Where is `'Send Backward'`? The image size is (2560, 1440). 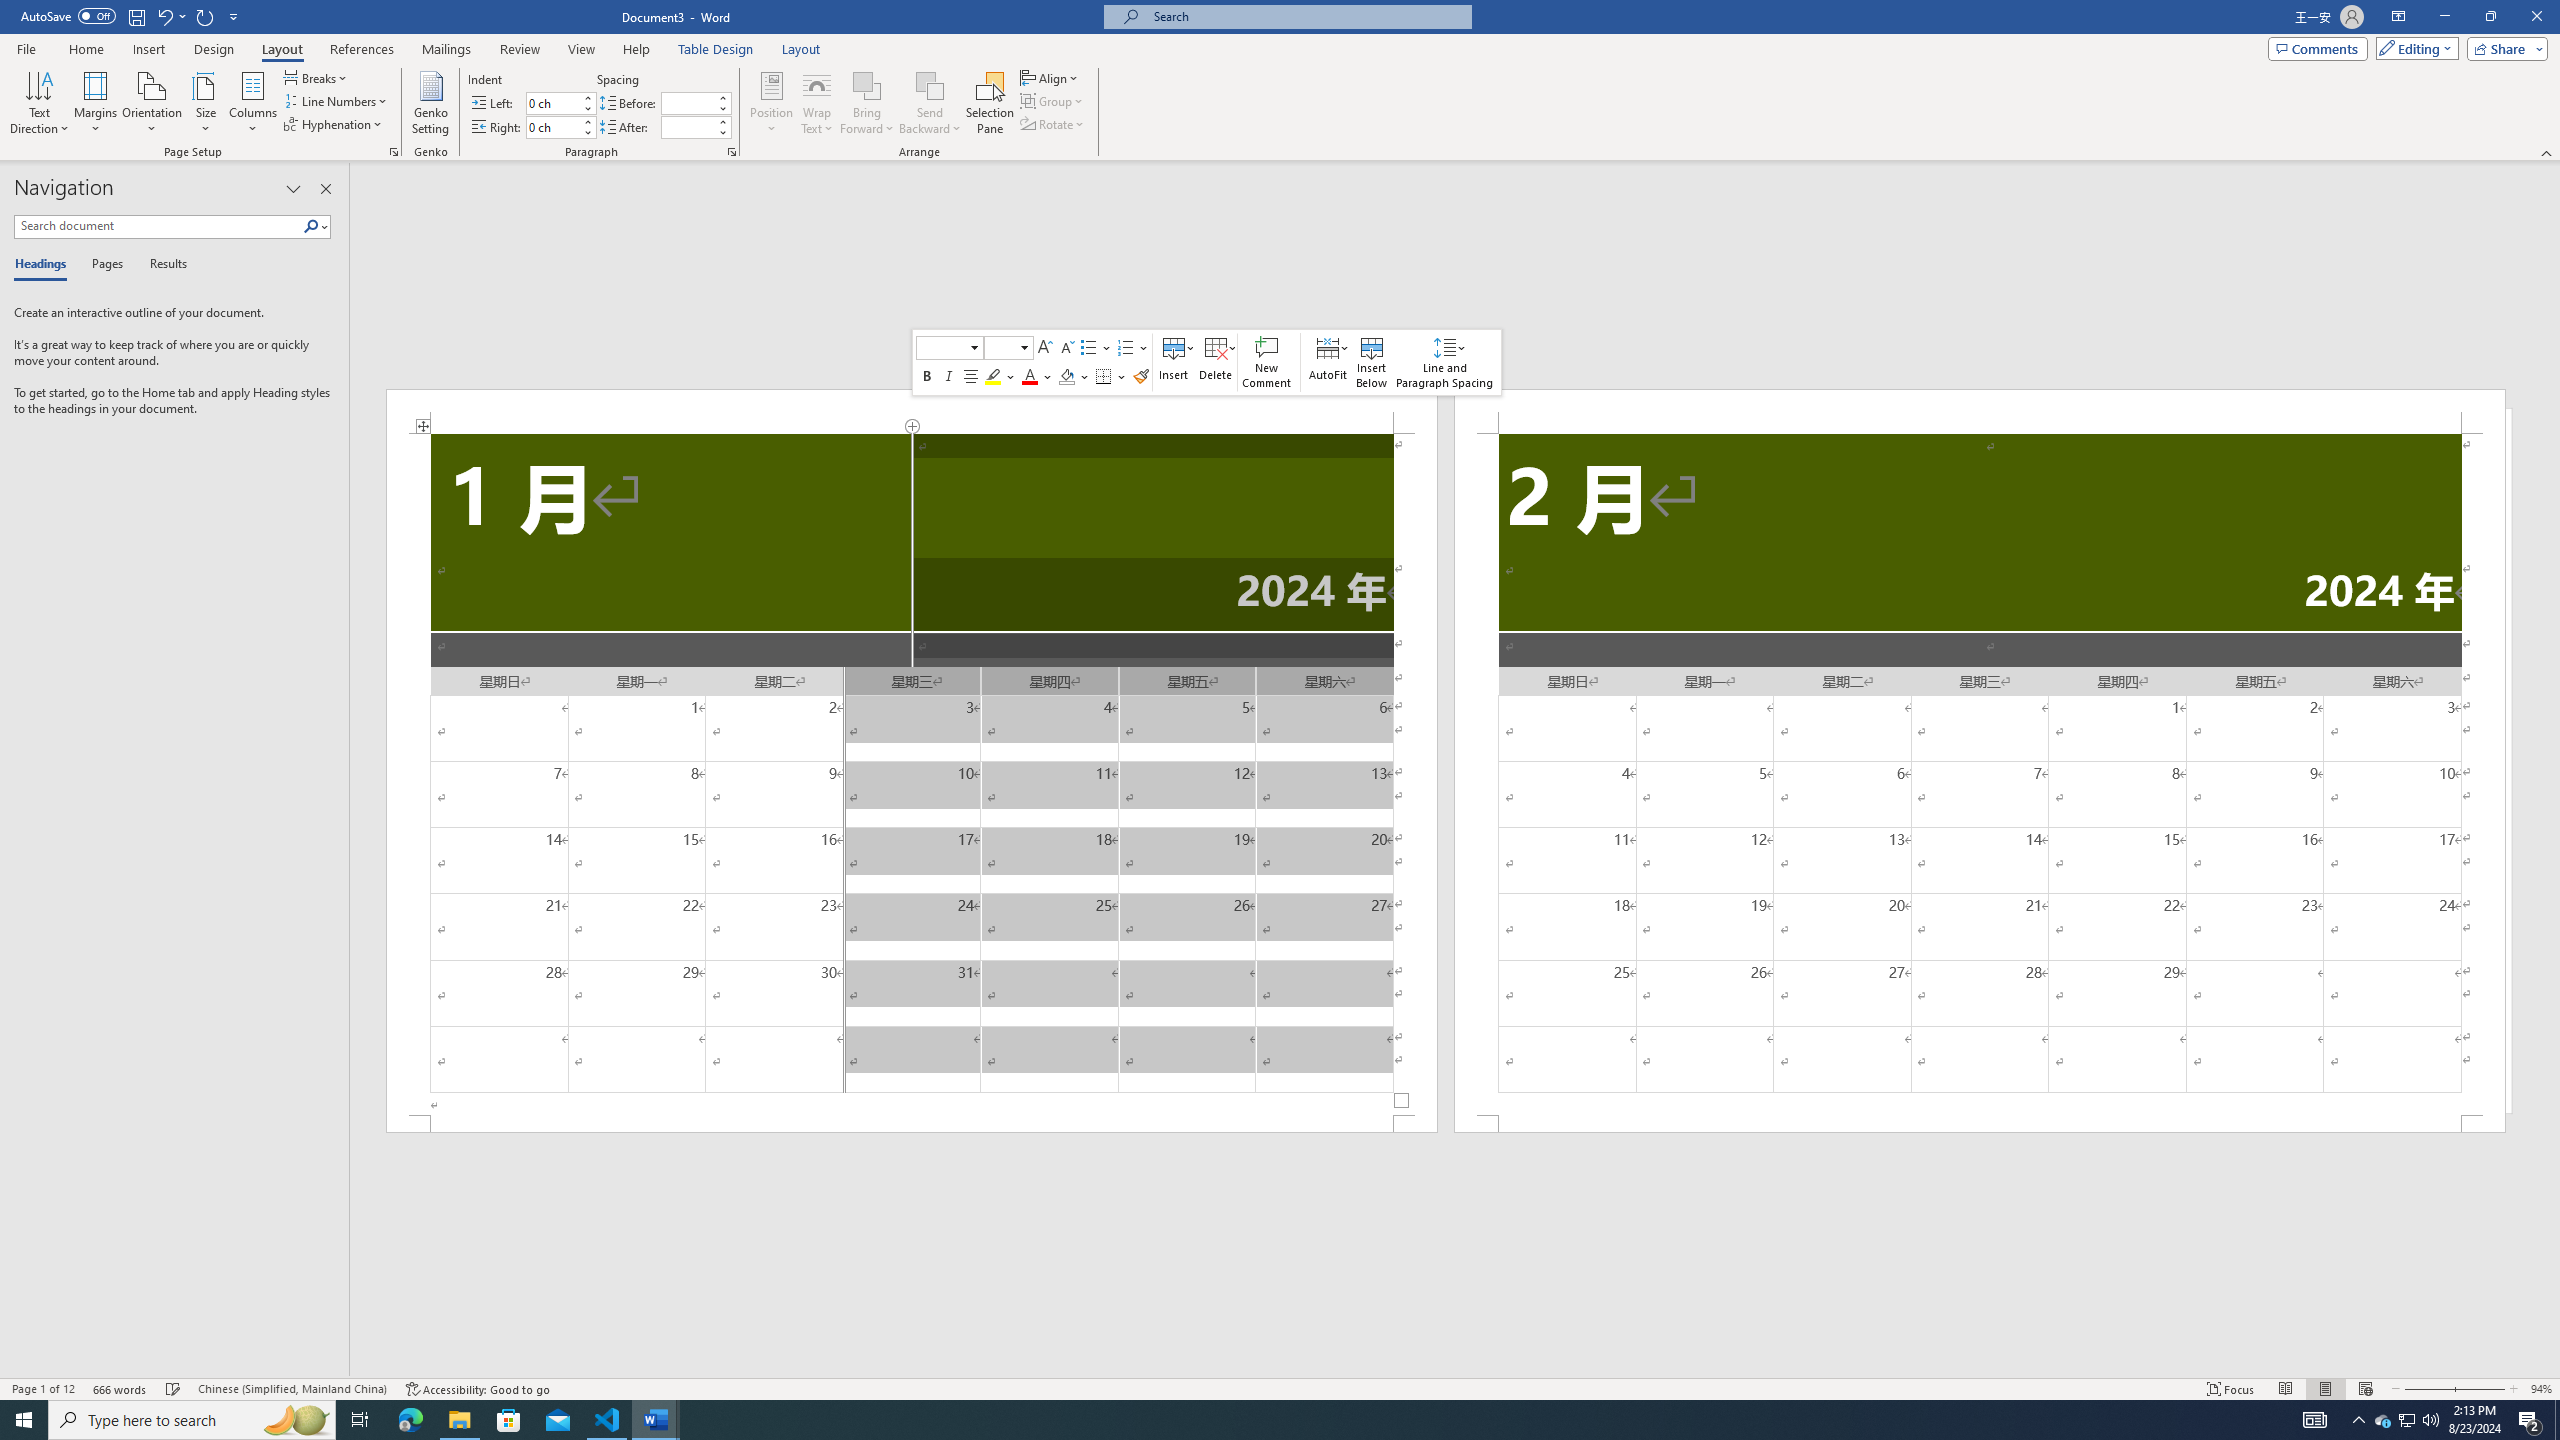
'Send Backward' is located at coordinates (929, 84).